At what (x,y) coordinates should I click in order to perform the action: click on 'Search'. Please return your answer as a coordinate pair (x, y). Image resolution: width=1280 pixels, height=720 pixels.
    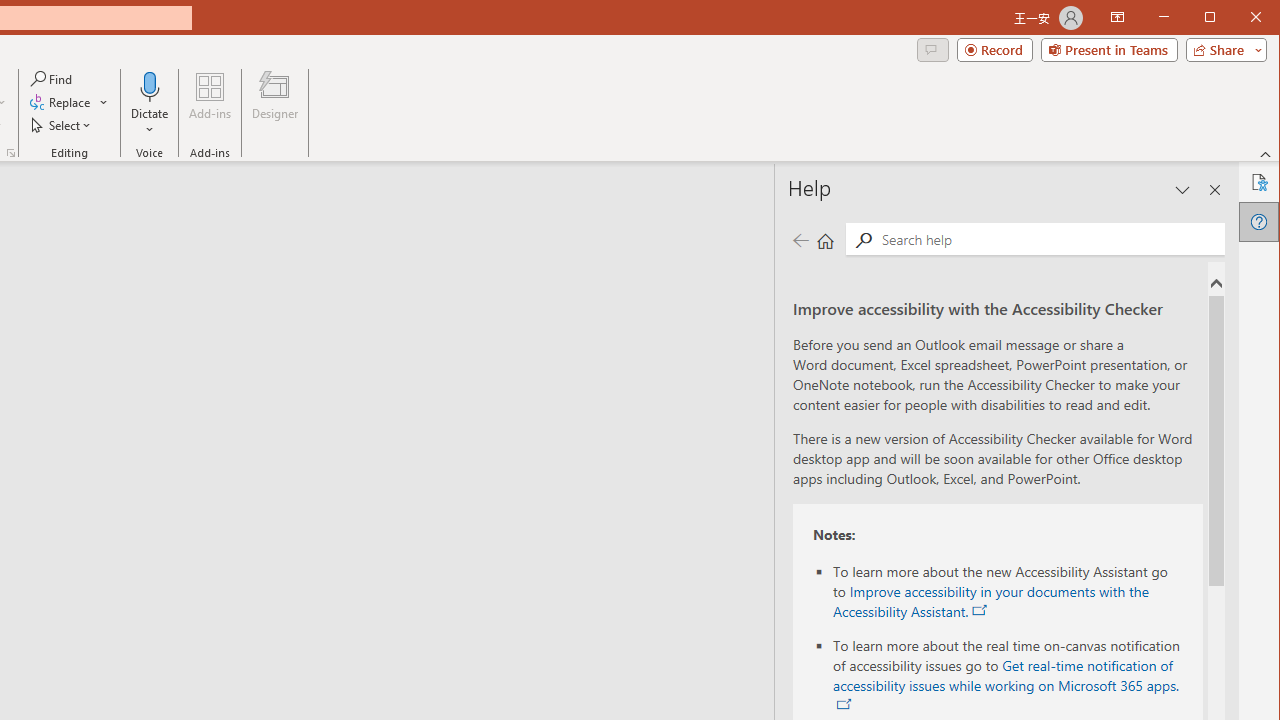
    Looking at the image, I should click on (863, 239).